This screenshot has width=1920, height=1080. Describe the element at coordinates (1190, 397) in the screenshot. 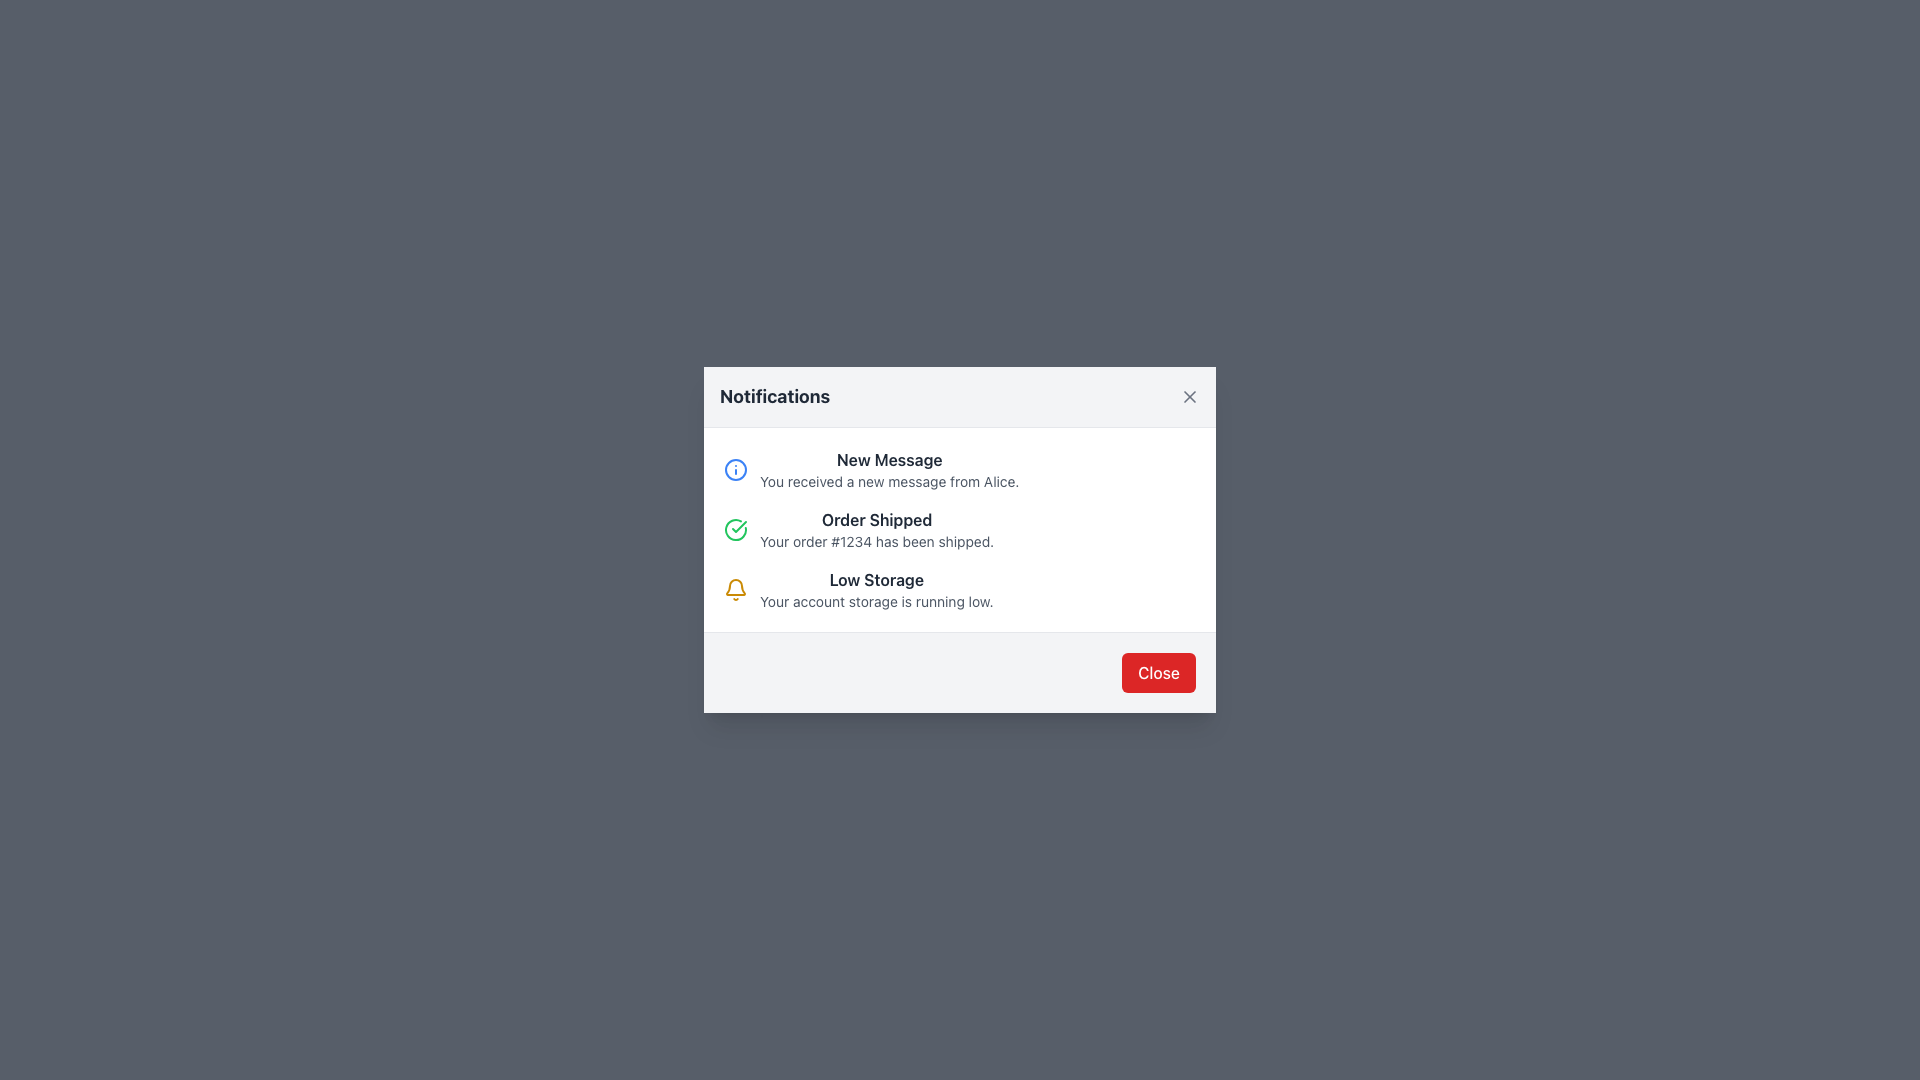

I see `the close button located at the top-right corner of the Notifications modal` at that location.